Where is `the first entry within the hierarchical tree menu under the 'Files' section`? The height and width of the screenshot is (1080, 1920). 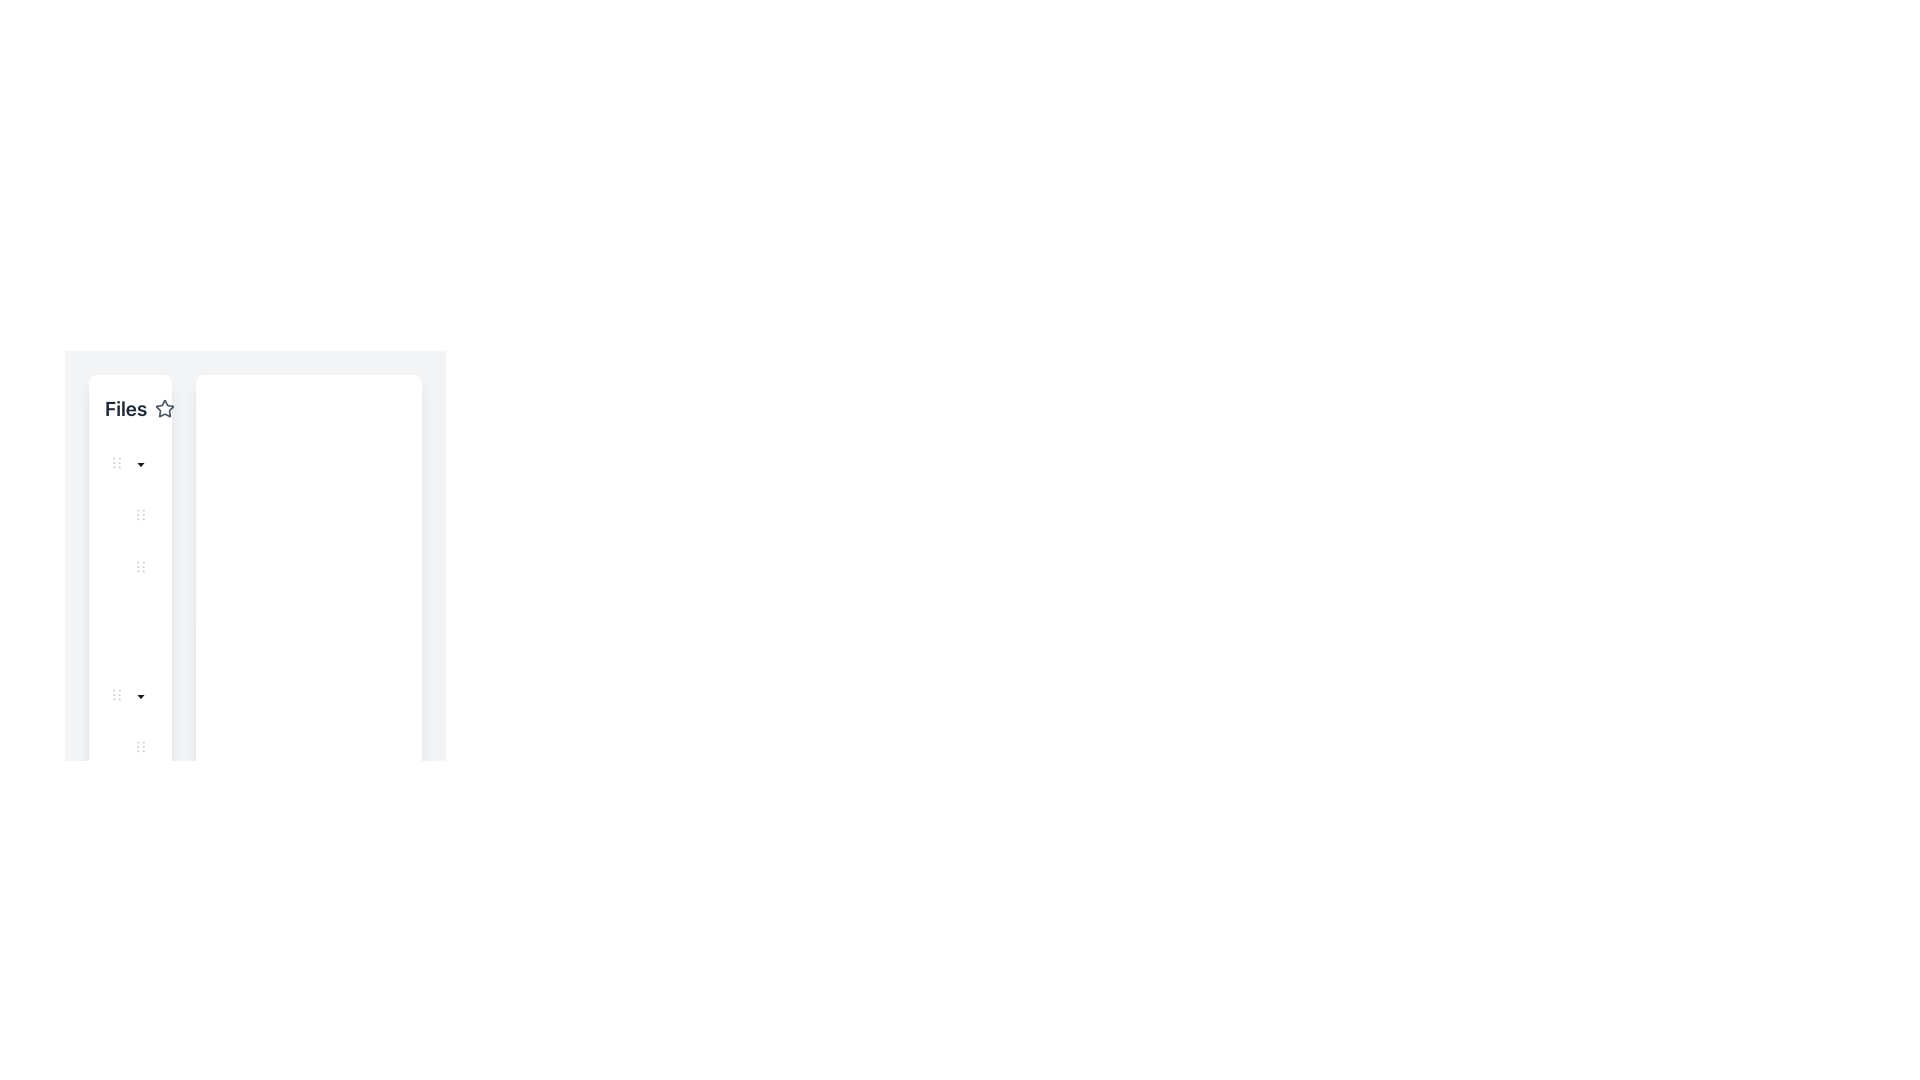 the first entry within the hierarchical tree menu under the 'Files' section is located at coordinates (129, 474).